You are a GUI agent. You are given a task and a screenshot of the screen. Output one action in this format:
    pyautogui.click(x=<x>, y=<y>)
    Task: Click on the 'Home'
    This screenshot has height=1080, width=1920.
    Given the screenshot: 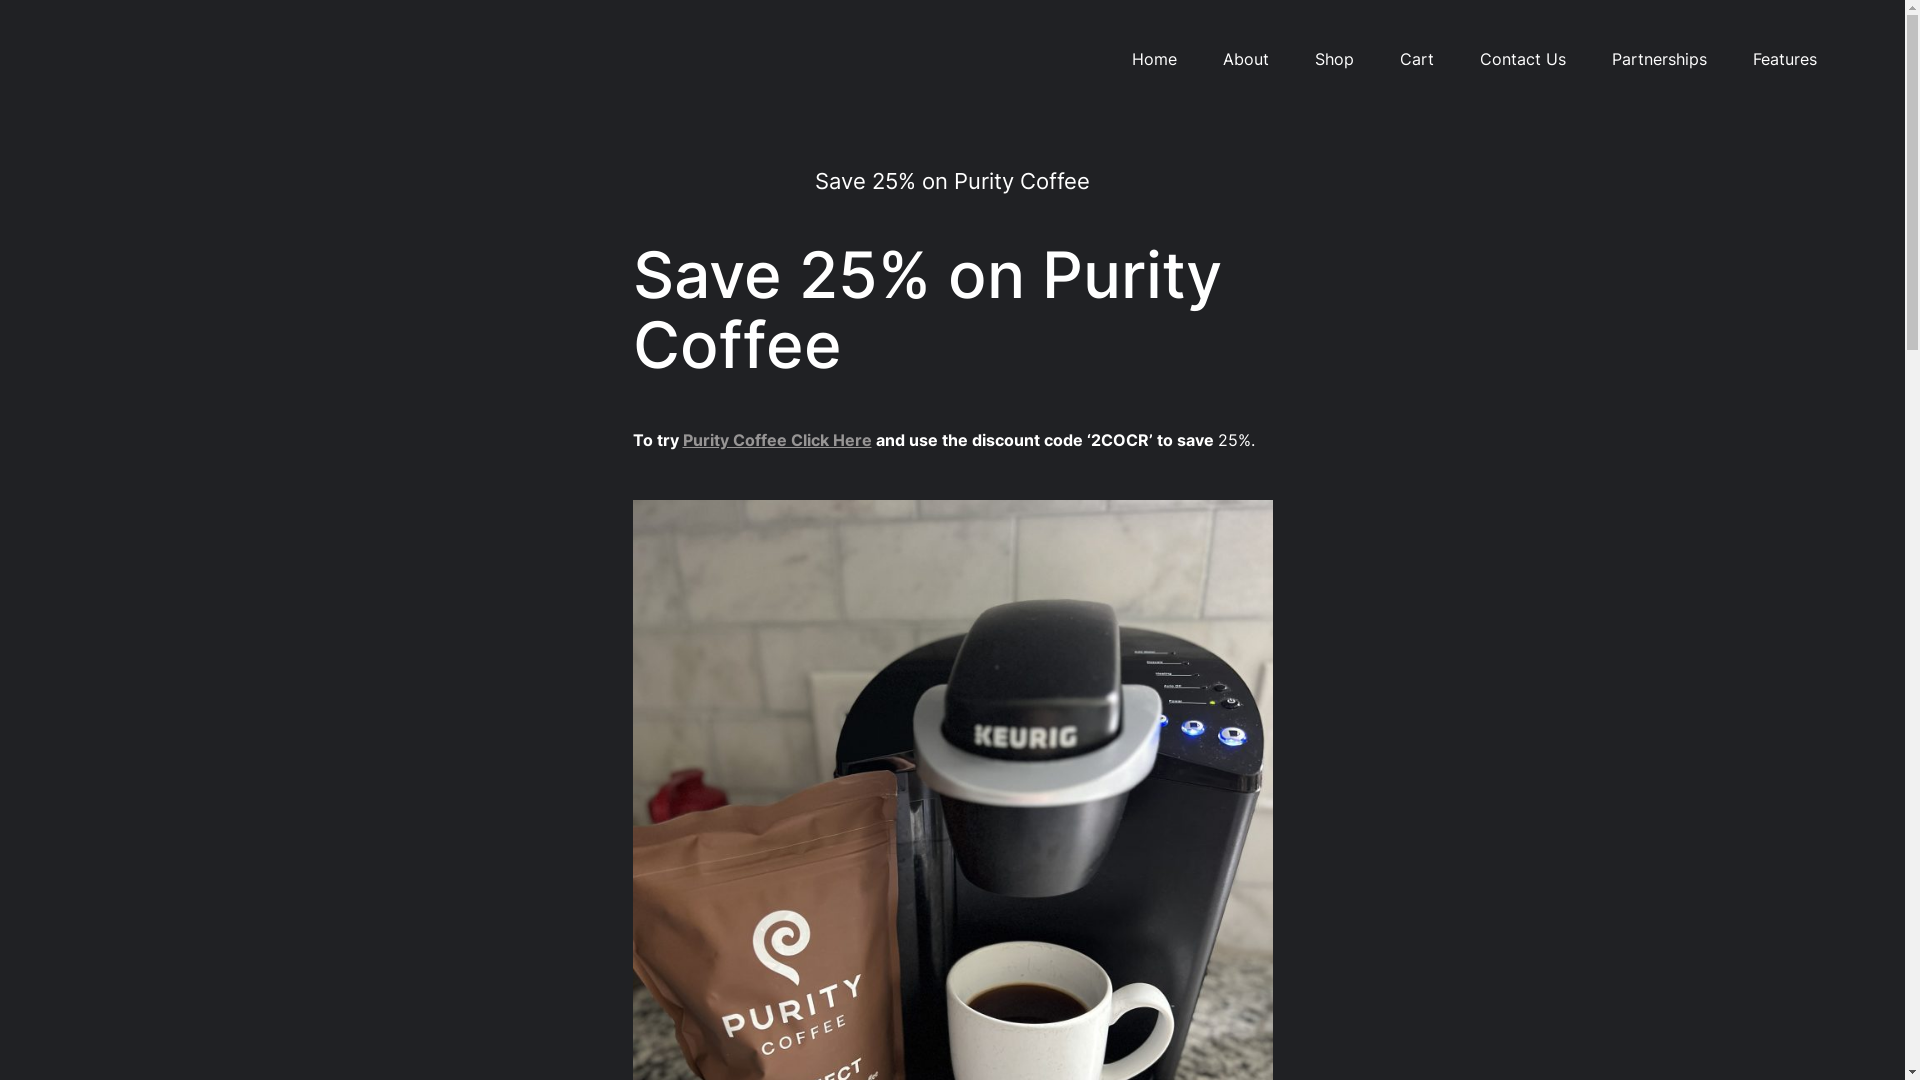 What is the action you would take?
    pyautogui.click(x=1154, y=58)
    